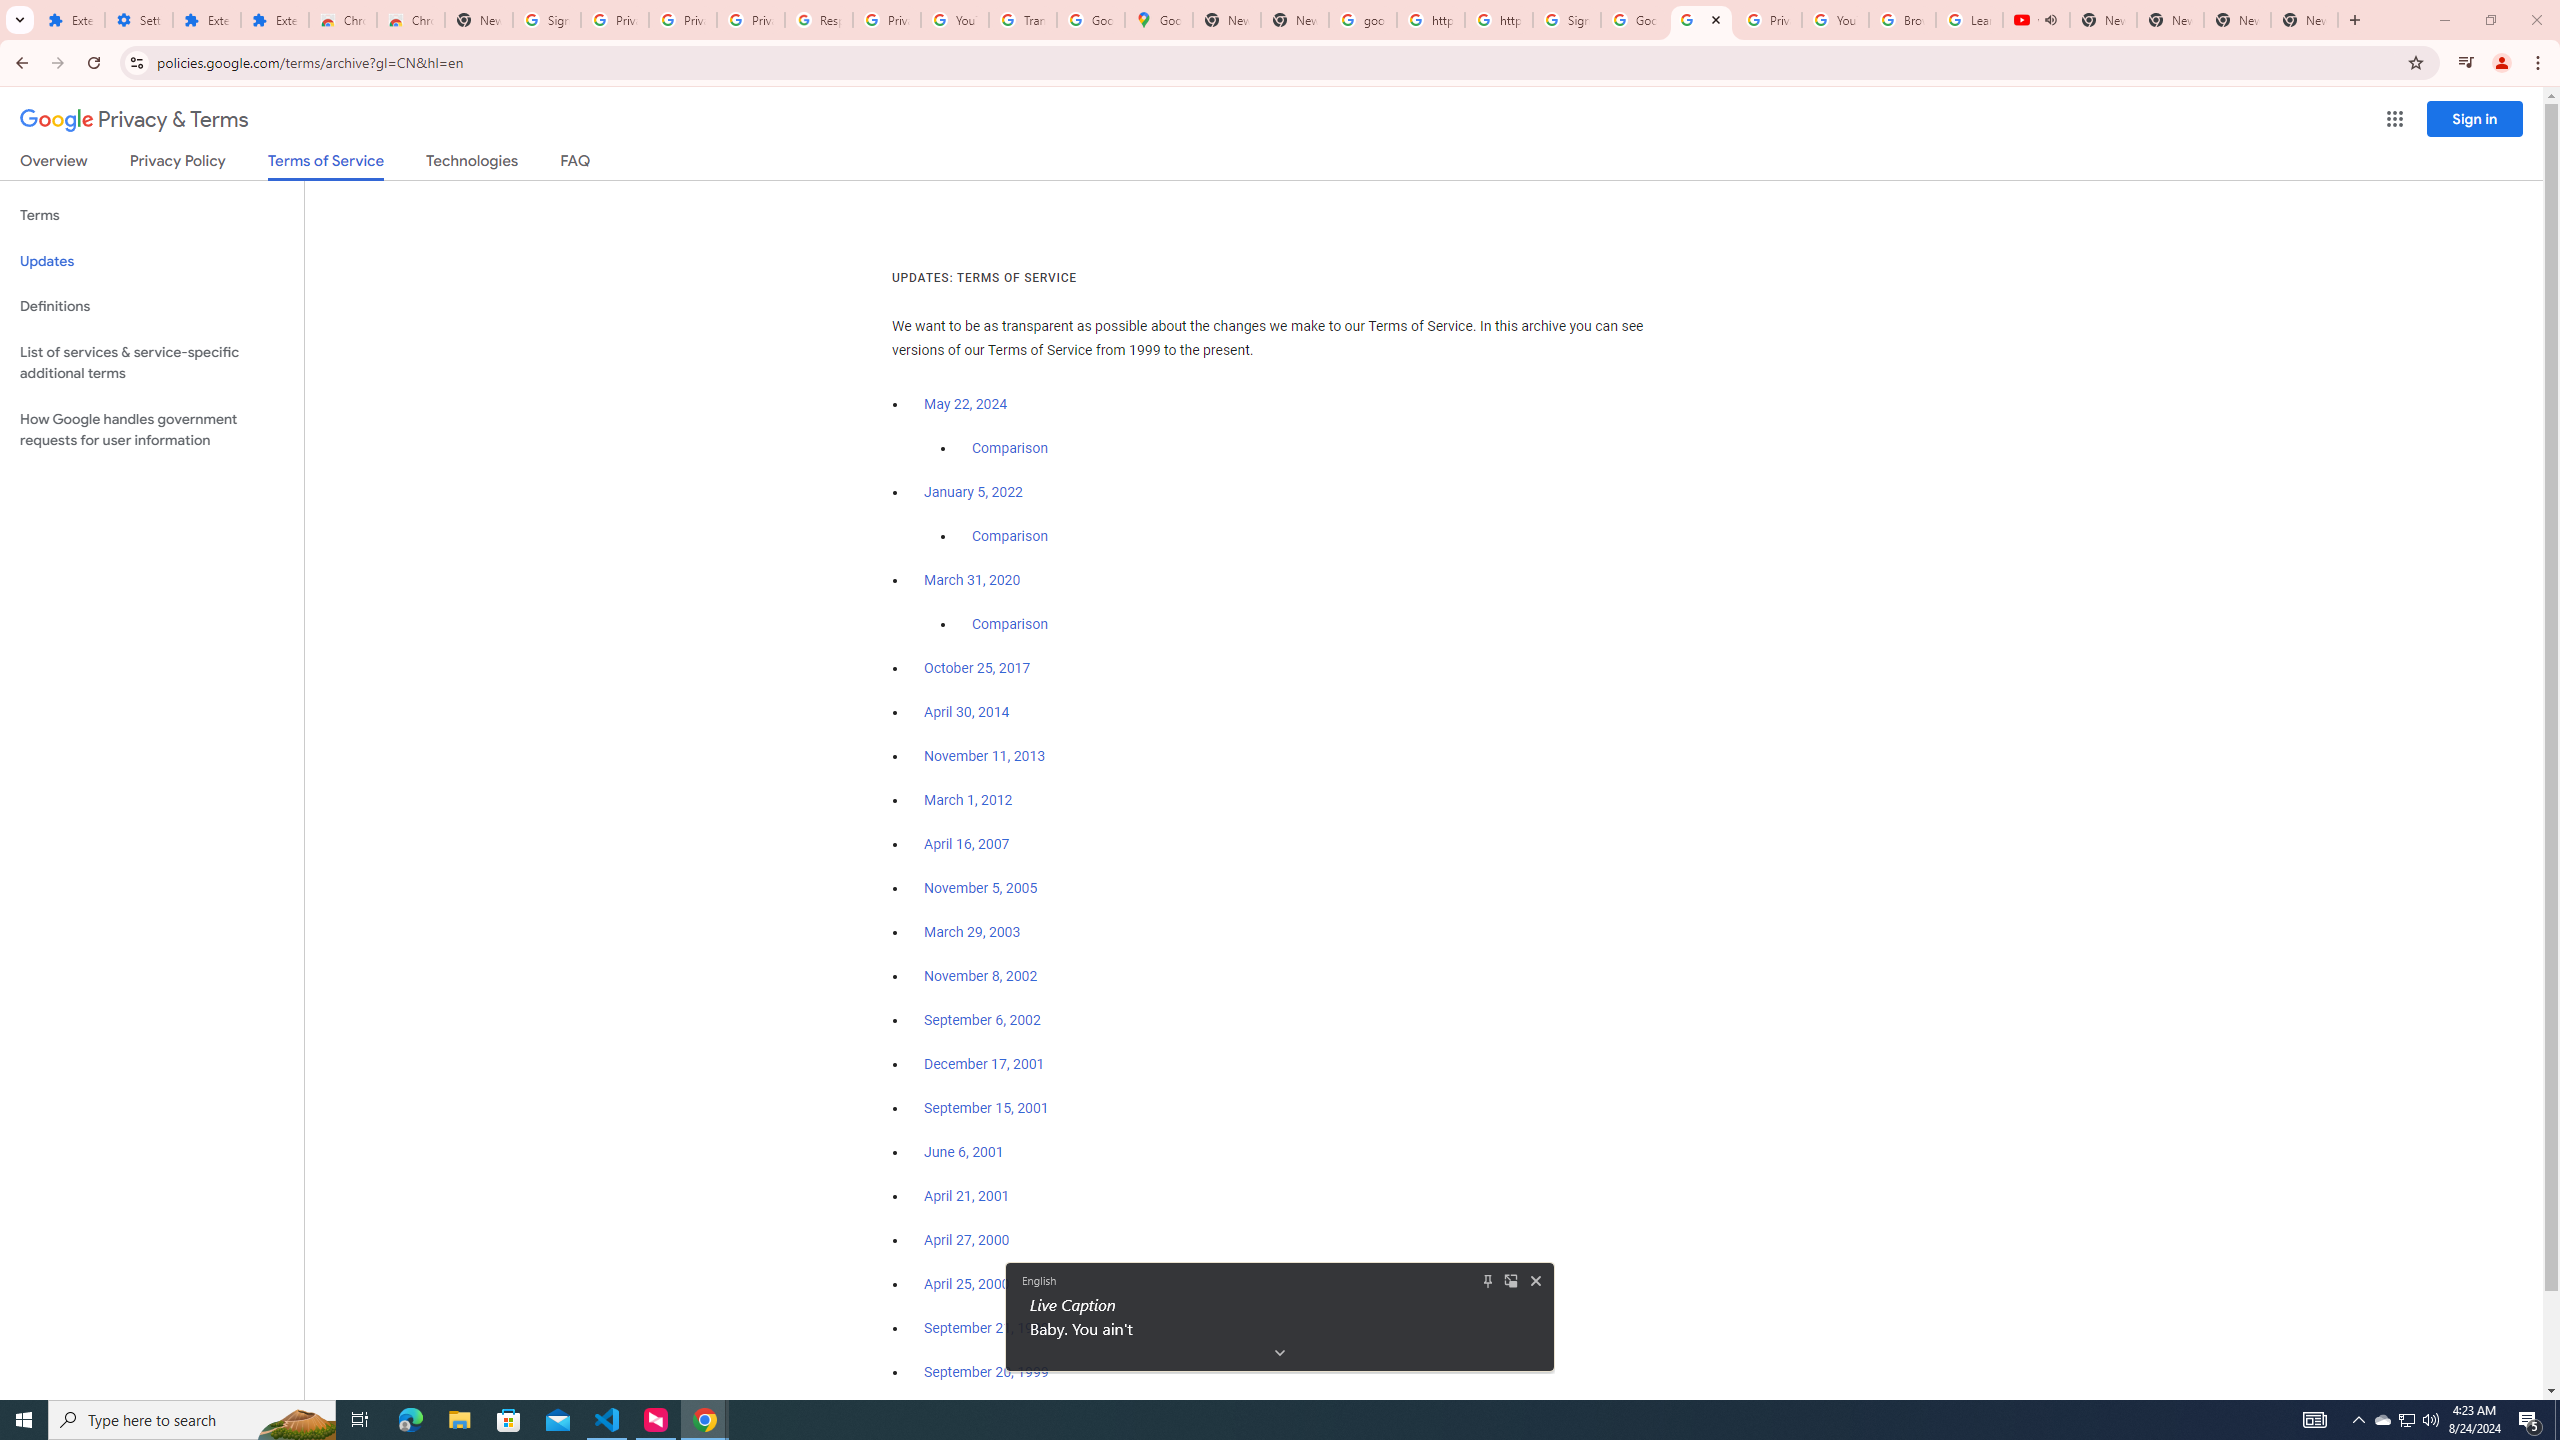 The image size is (2560, 1440). Describe the element at coordinates (985, 755) in the screenshot. I see `'November 11, 2013'` at that location.